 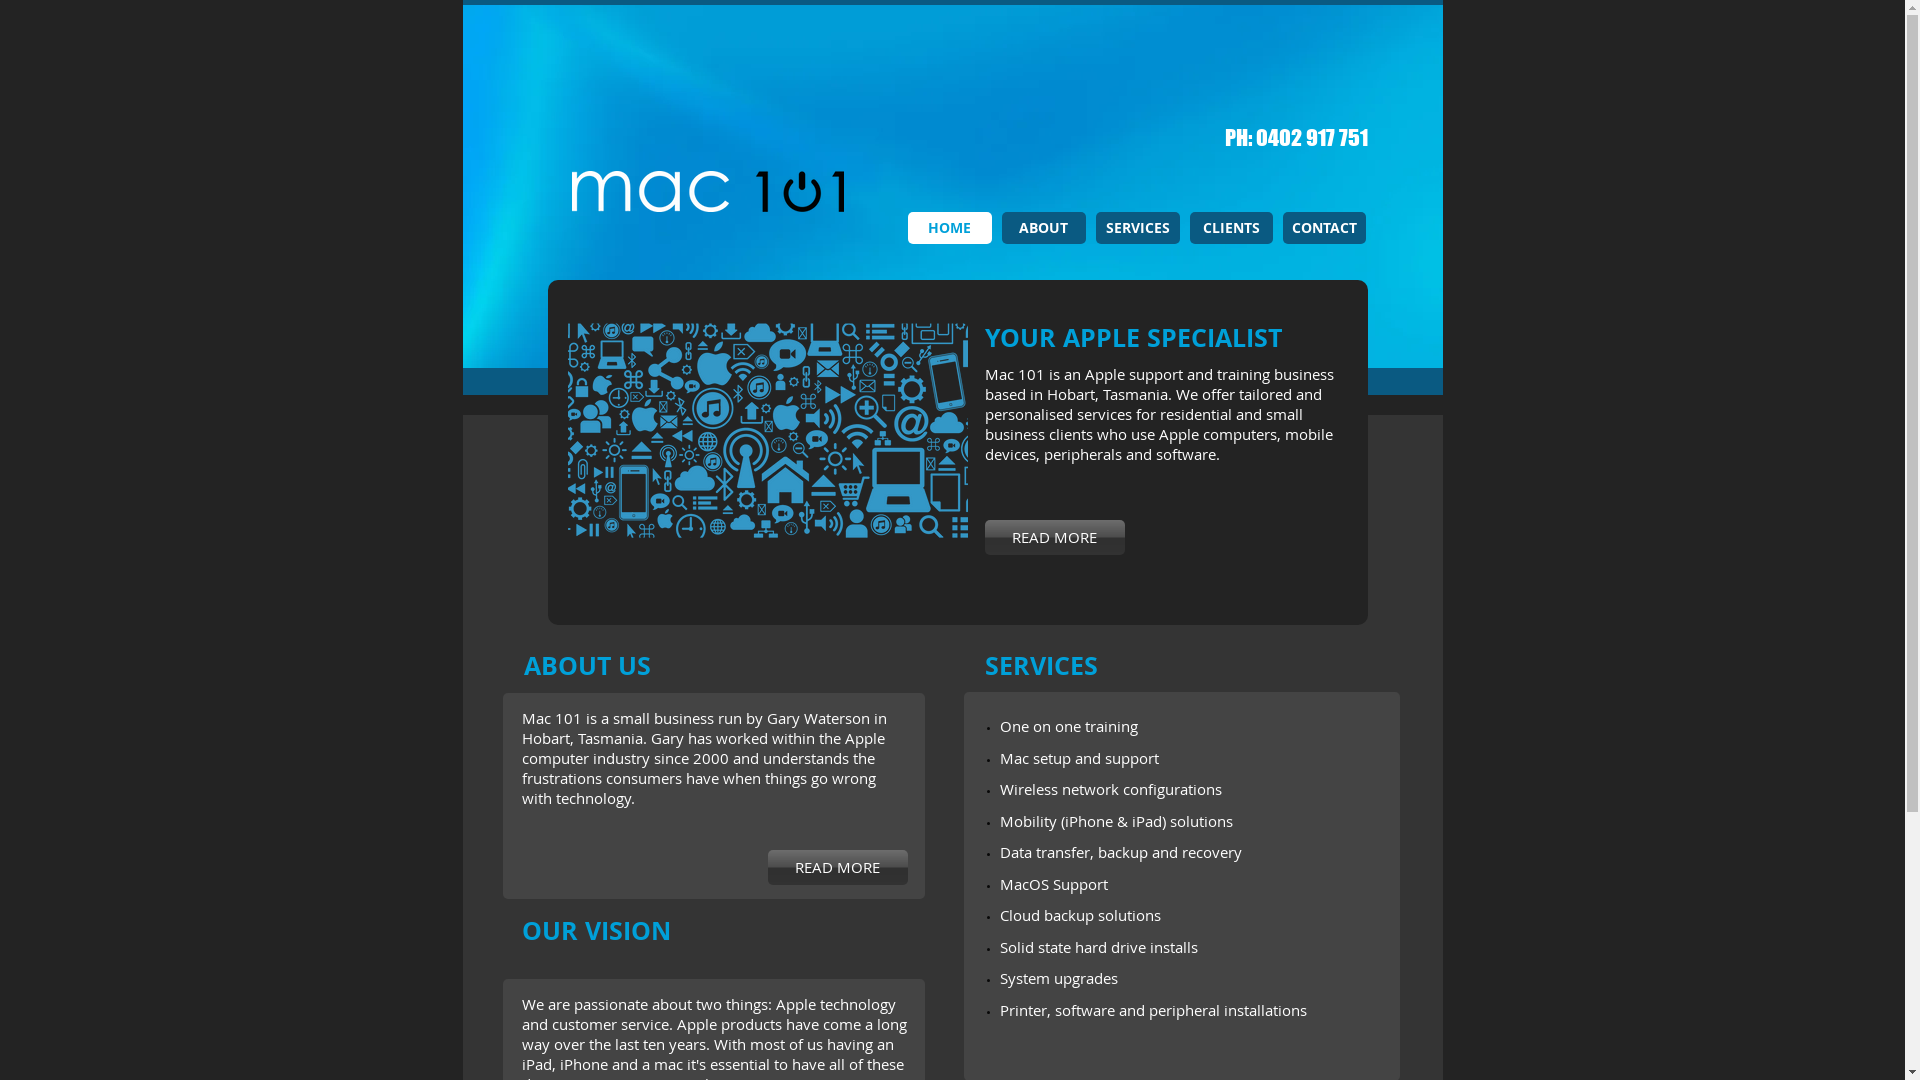 I want to click on 'ABOUT', so click(x=1002, y=226).